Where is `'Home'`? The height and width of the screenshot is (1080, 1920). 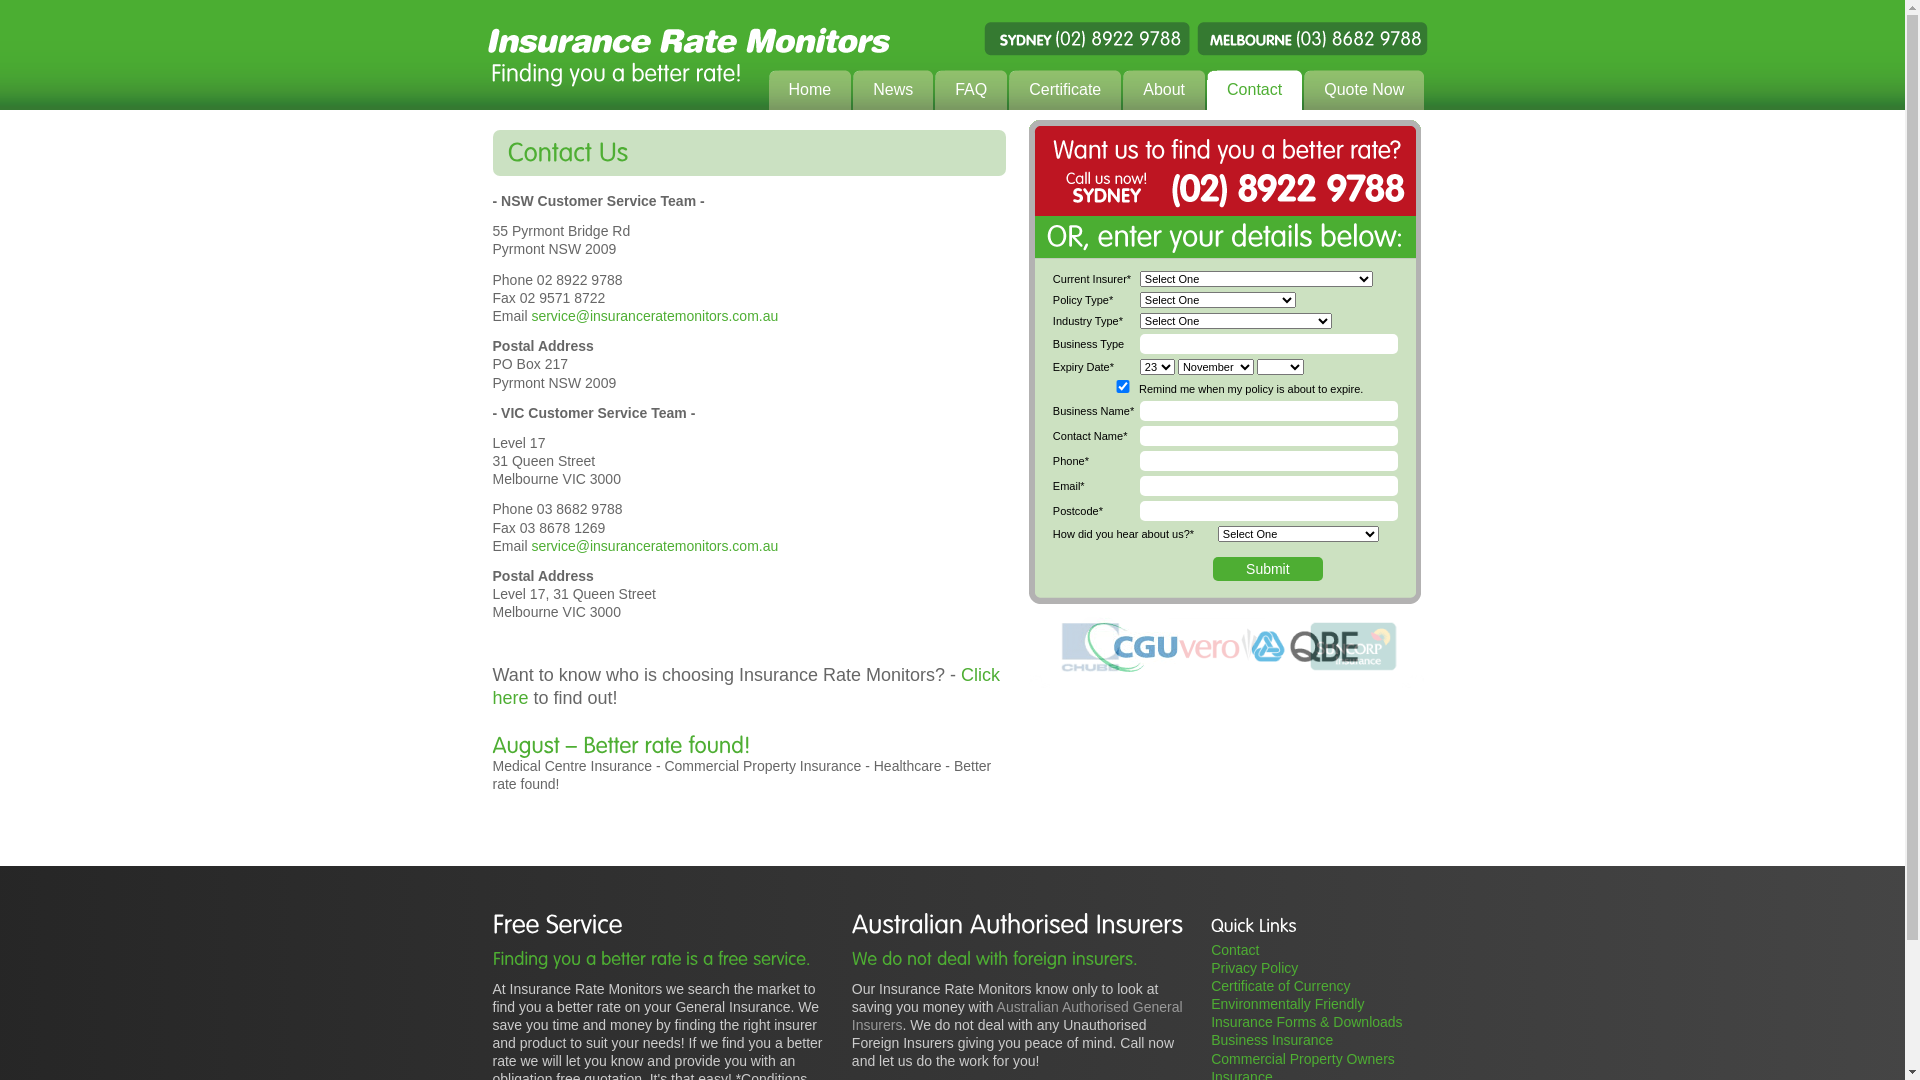 'Home' is located at coordinates (809, 91).